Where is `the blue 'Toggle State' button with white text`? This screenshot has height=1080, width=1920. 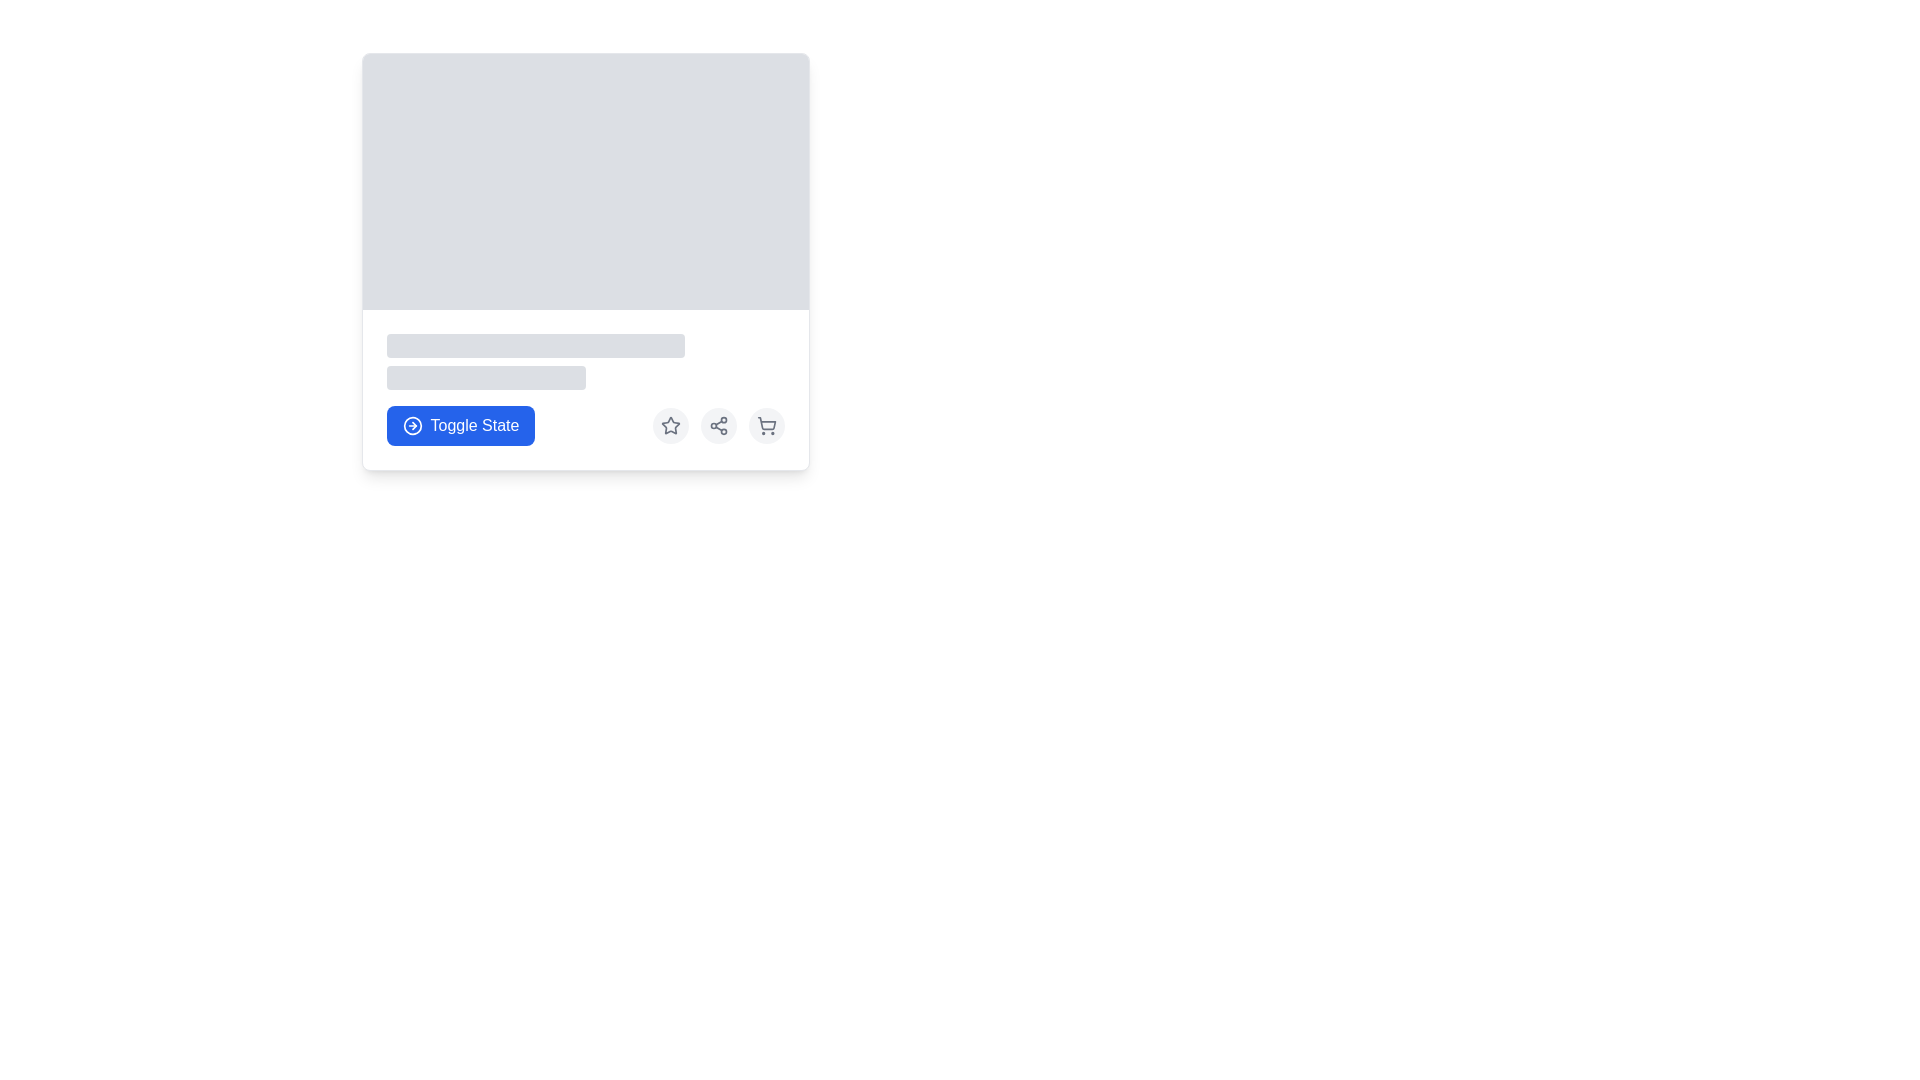
the blue 'Toggle State' button with white text is located at coordinates (474, 424).